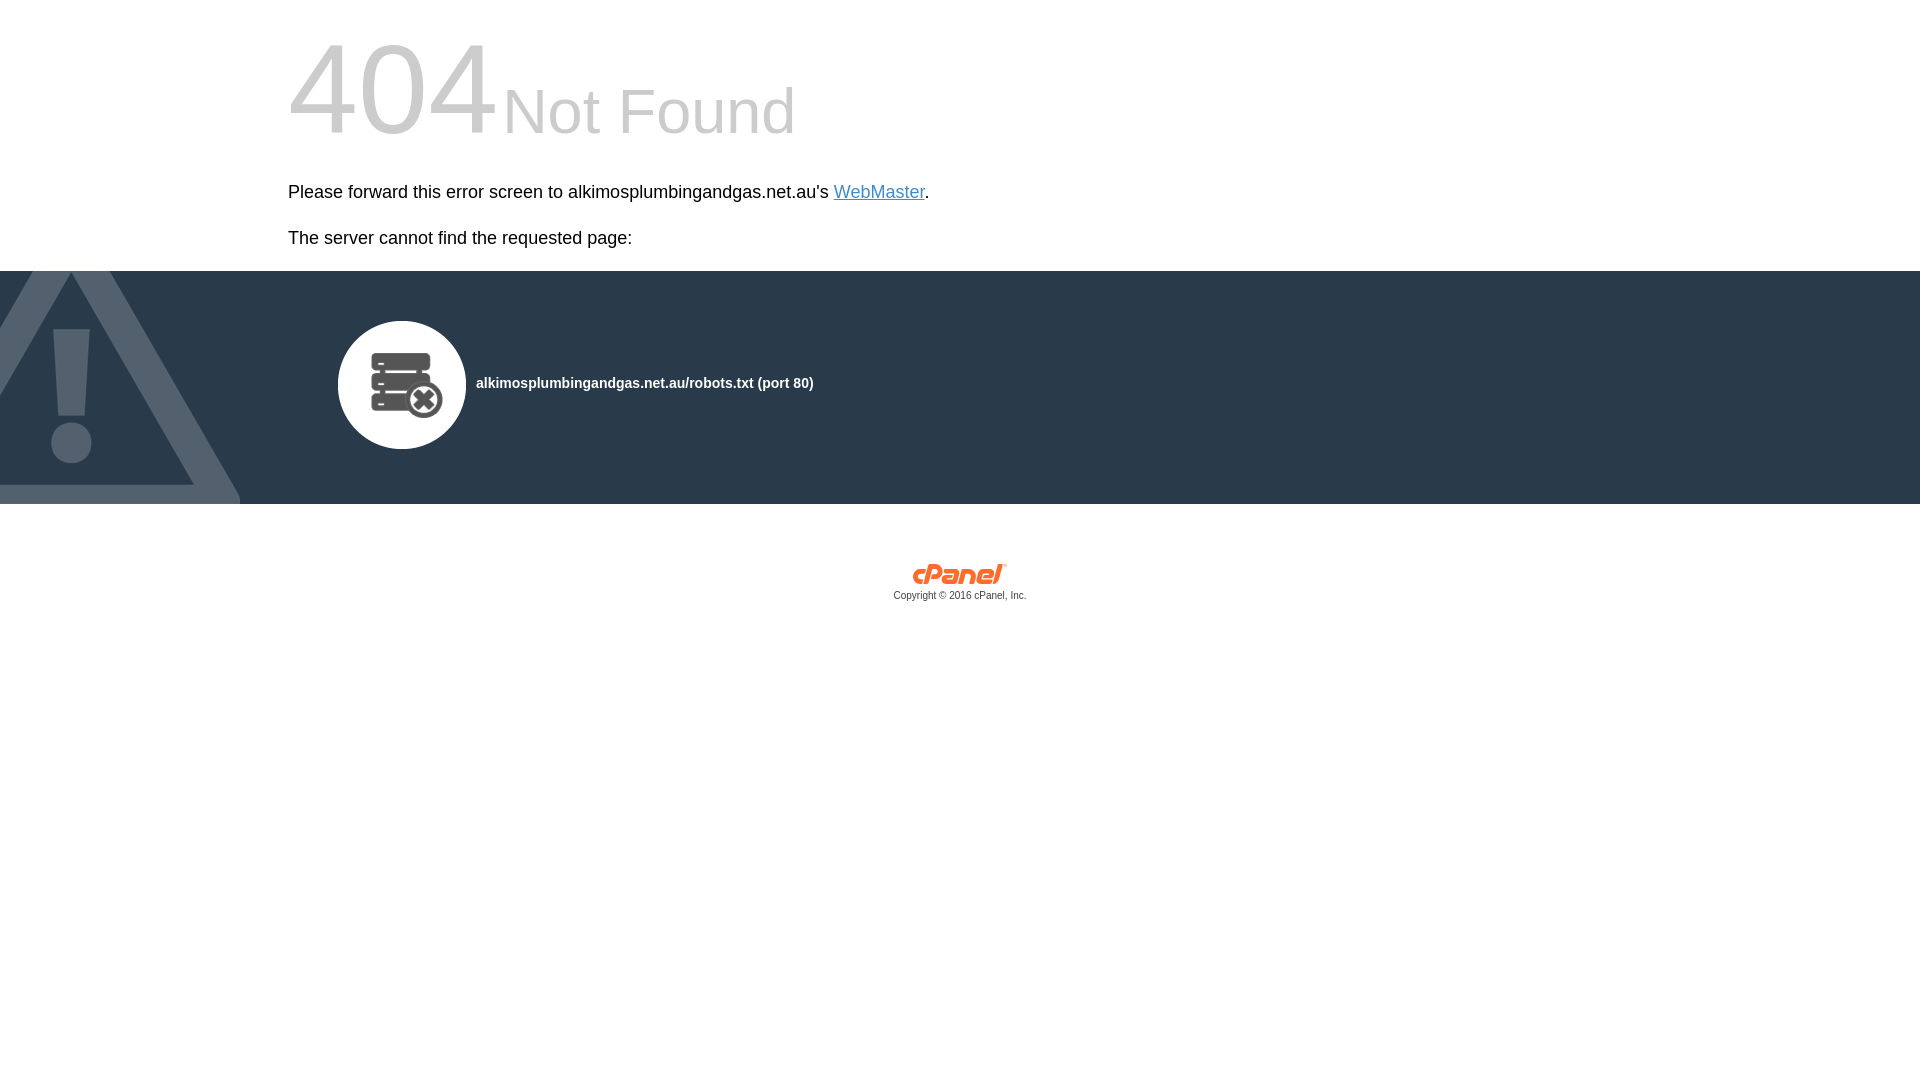 The image size is (1920, 1080). What do you see at coordinates (879, 192) in the screenshot?
I see `'WebMaster'` at bounding box center [879, 192].